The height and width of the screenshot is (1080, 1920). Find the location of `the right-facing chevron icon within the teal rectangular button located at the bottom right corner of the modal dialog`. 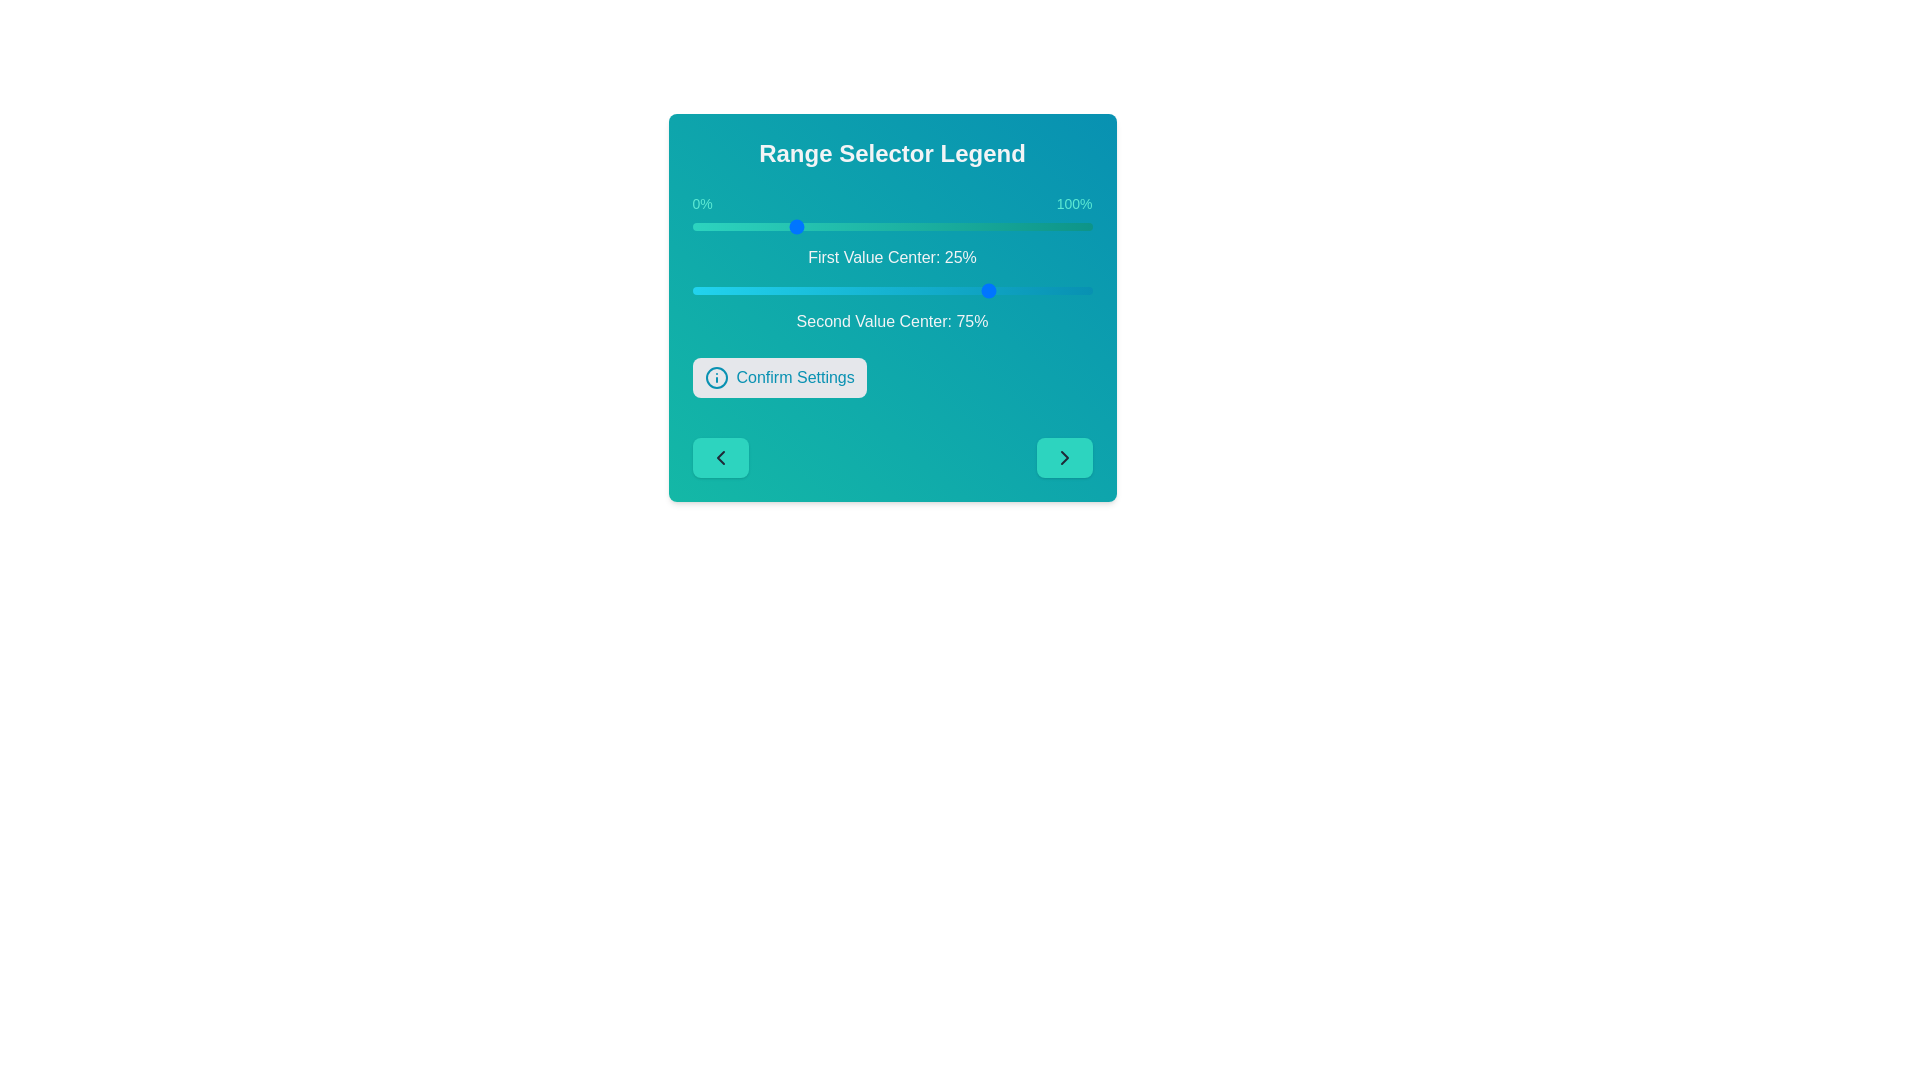

the right-facing chevron icon within the teal rectangular button located at the bottom right corner of the modal dialog is located at coordinates (1063, 458).